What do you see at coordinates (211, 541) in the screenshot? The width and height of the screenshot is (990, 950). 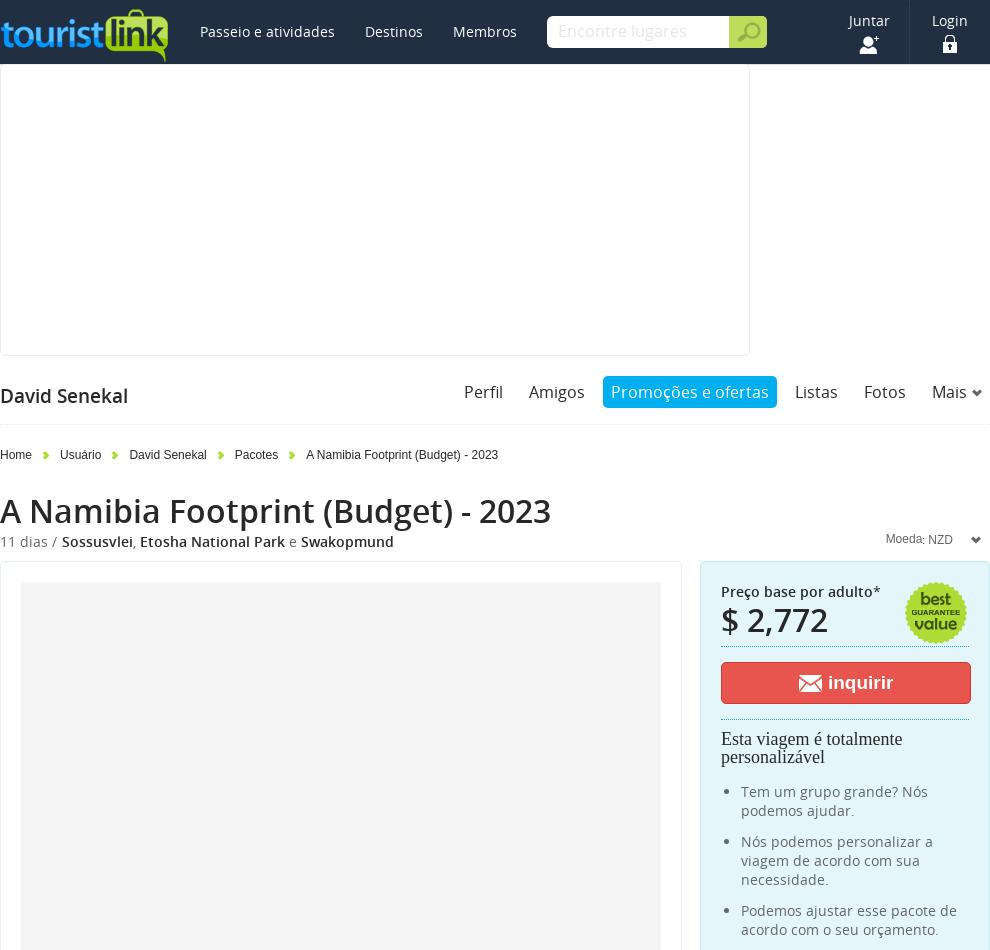 I see `'Etosha National Park'` at bounding box center [211, 541].